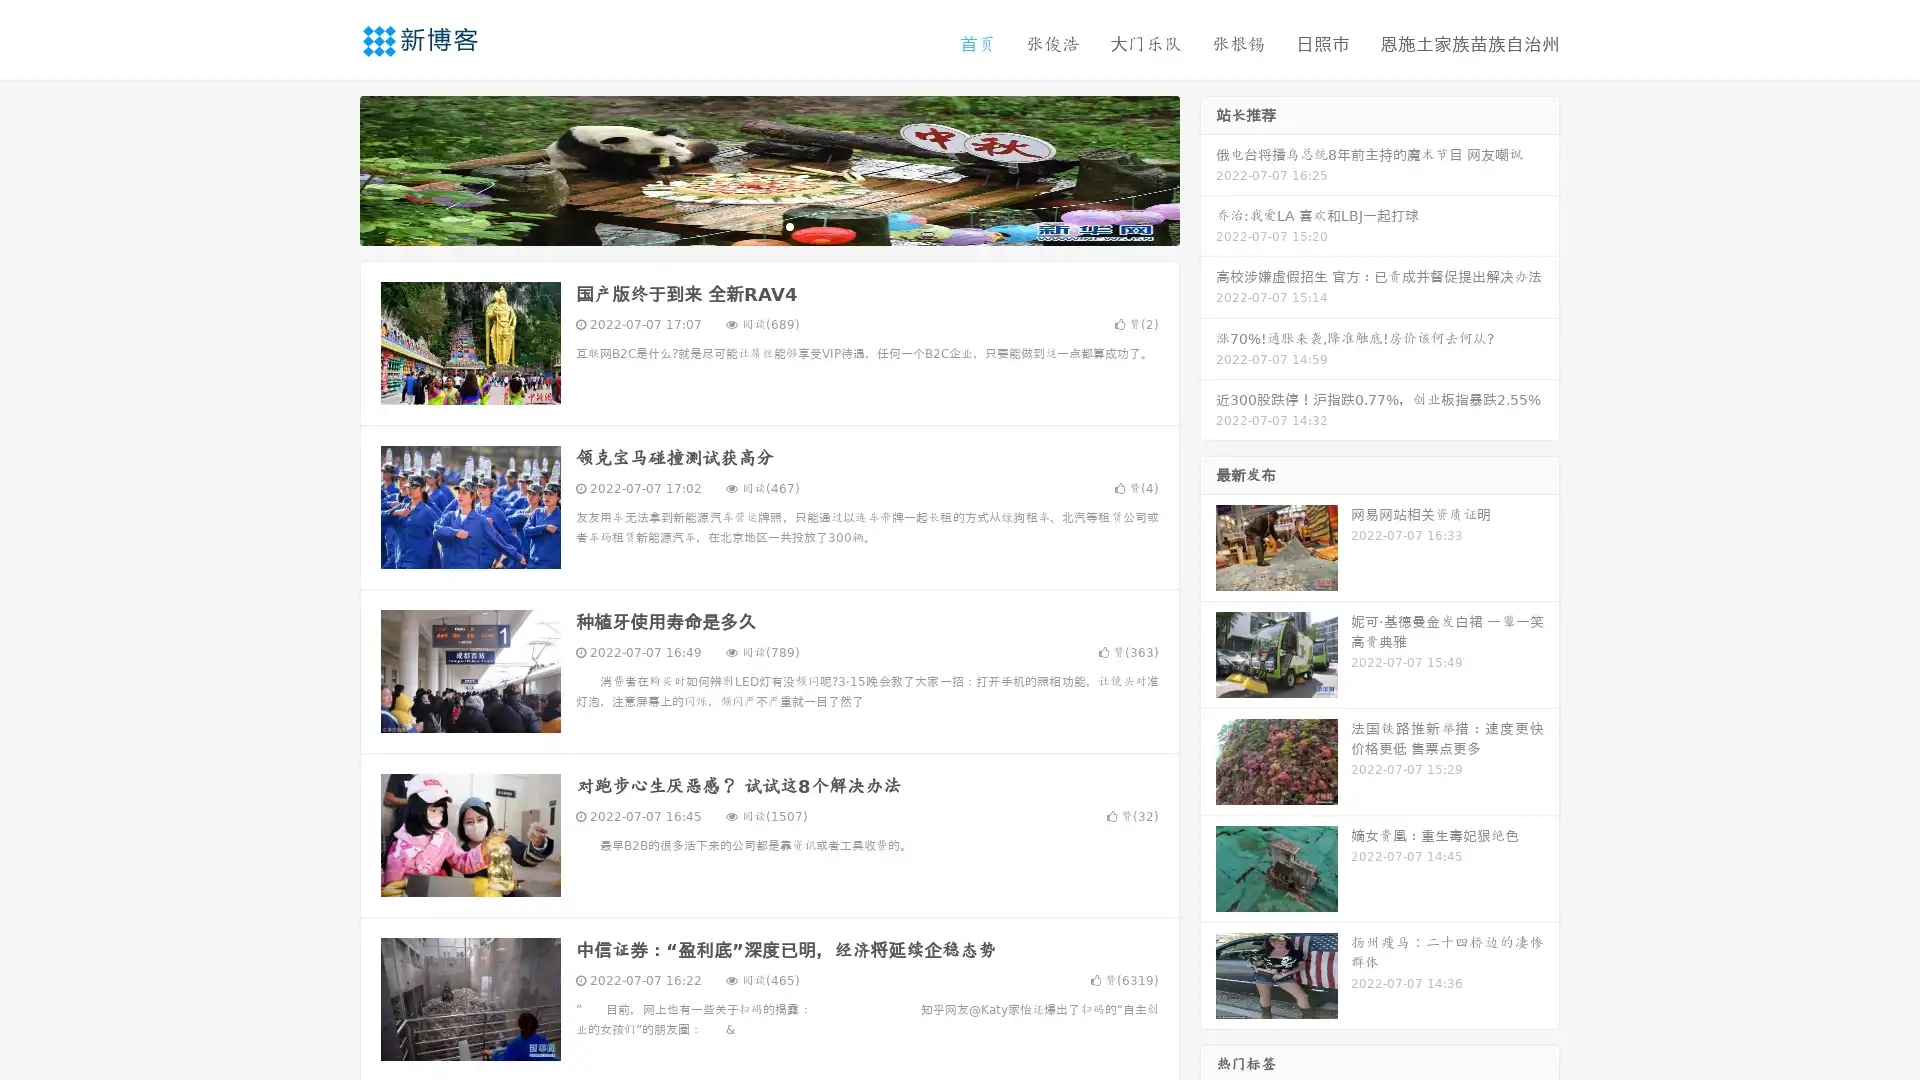  Describe the element at coordinates (789, 225) in the screenshot. I see `Go to slide 3` at that location.